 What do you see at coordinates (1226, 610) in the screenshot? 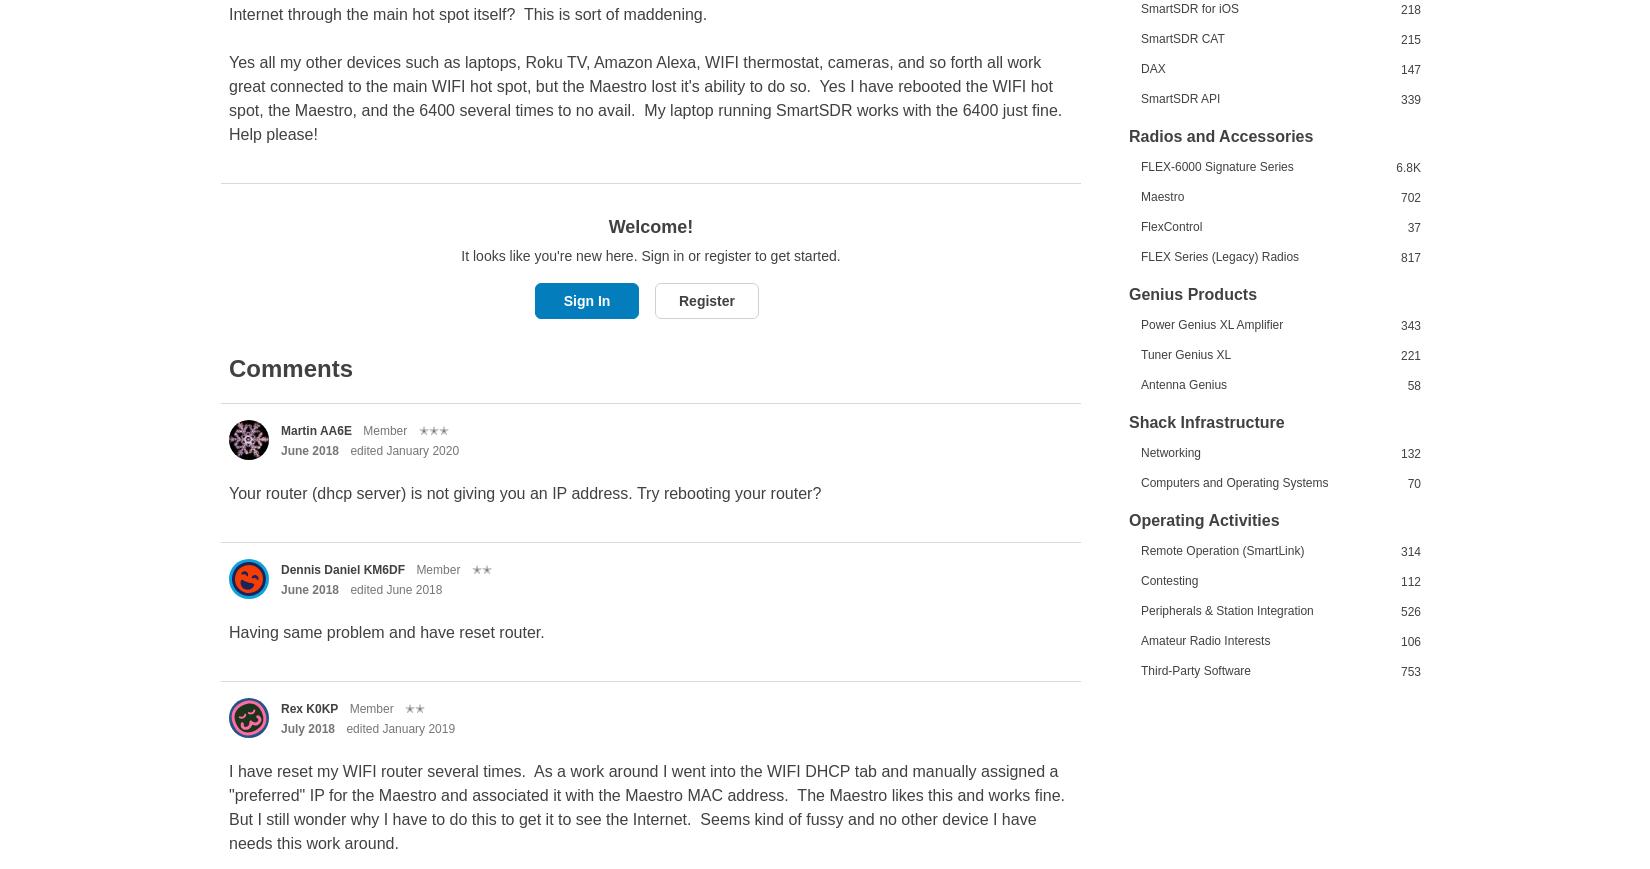
I see `'Peripherals & Station Integration'` at bounding box center [1226, 610].